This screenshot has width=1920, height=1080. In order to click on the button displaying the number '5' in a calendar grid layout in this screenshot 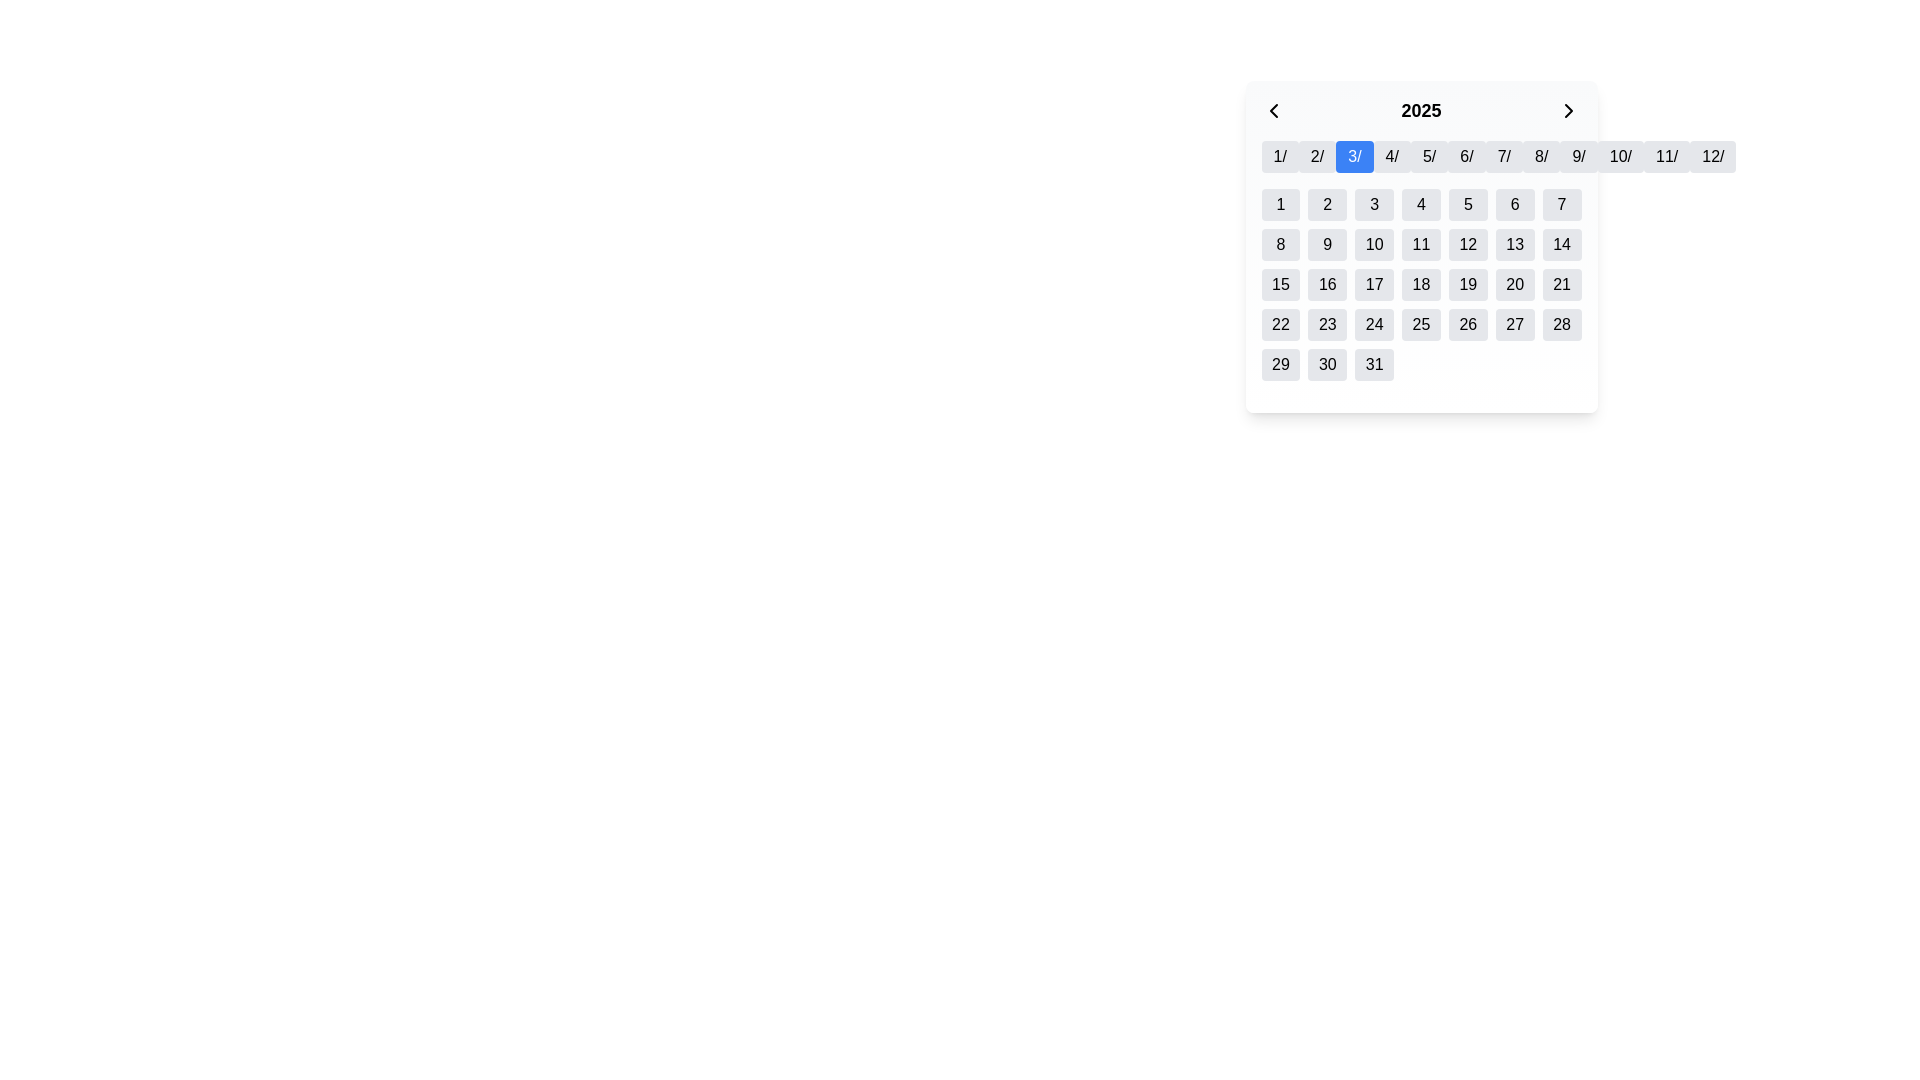, I will do `click(1468, 204)`.